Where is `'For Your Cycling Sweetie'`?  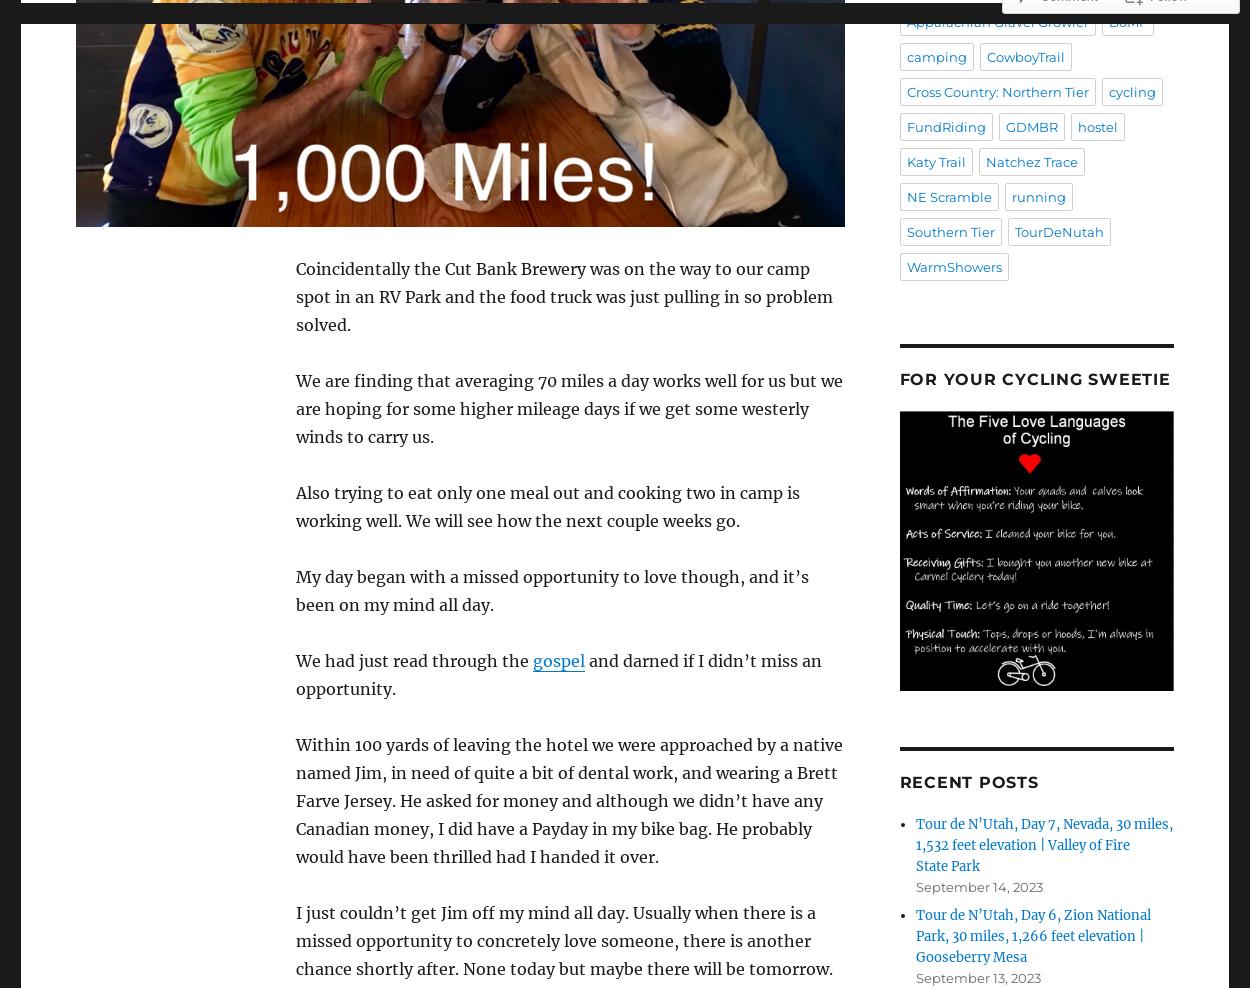 'For Your Cycling Sweetie' is located at coordinates (1034, 378).